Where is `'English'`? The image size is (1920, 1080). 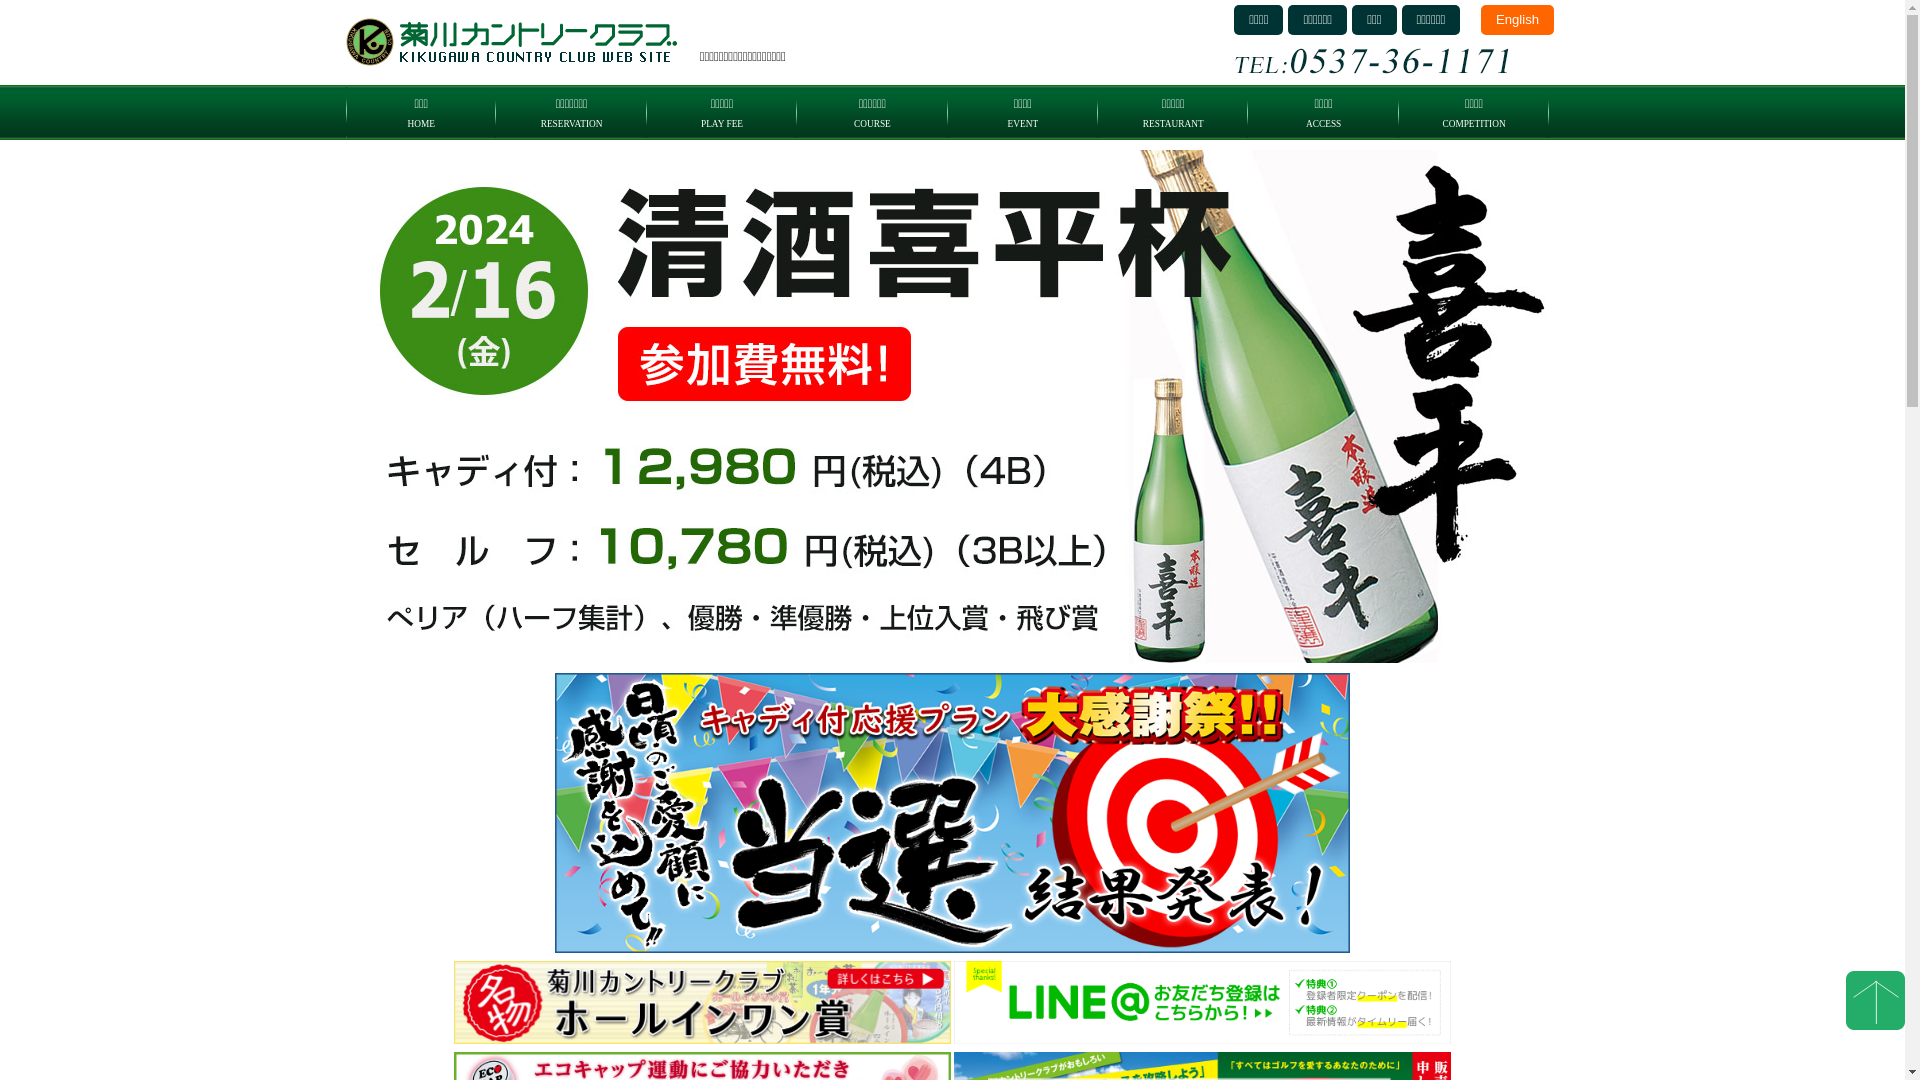 'English' is located at coordinates (1517, 19).